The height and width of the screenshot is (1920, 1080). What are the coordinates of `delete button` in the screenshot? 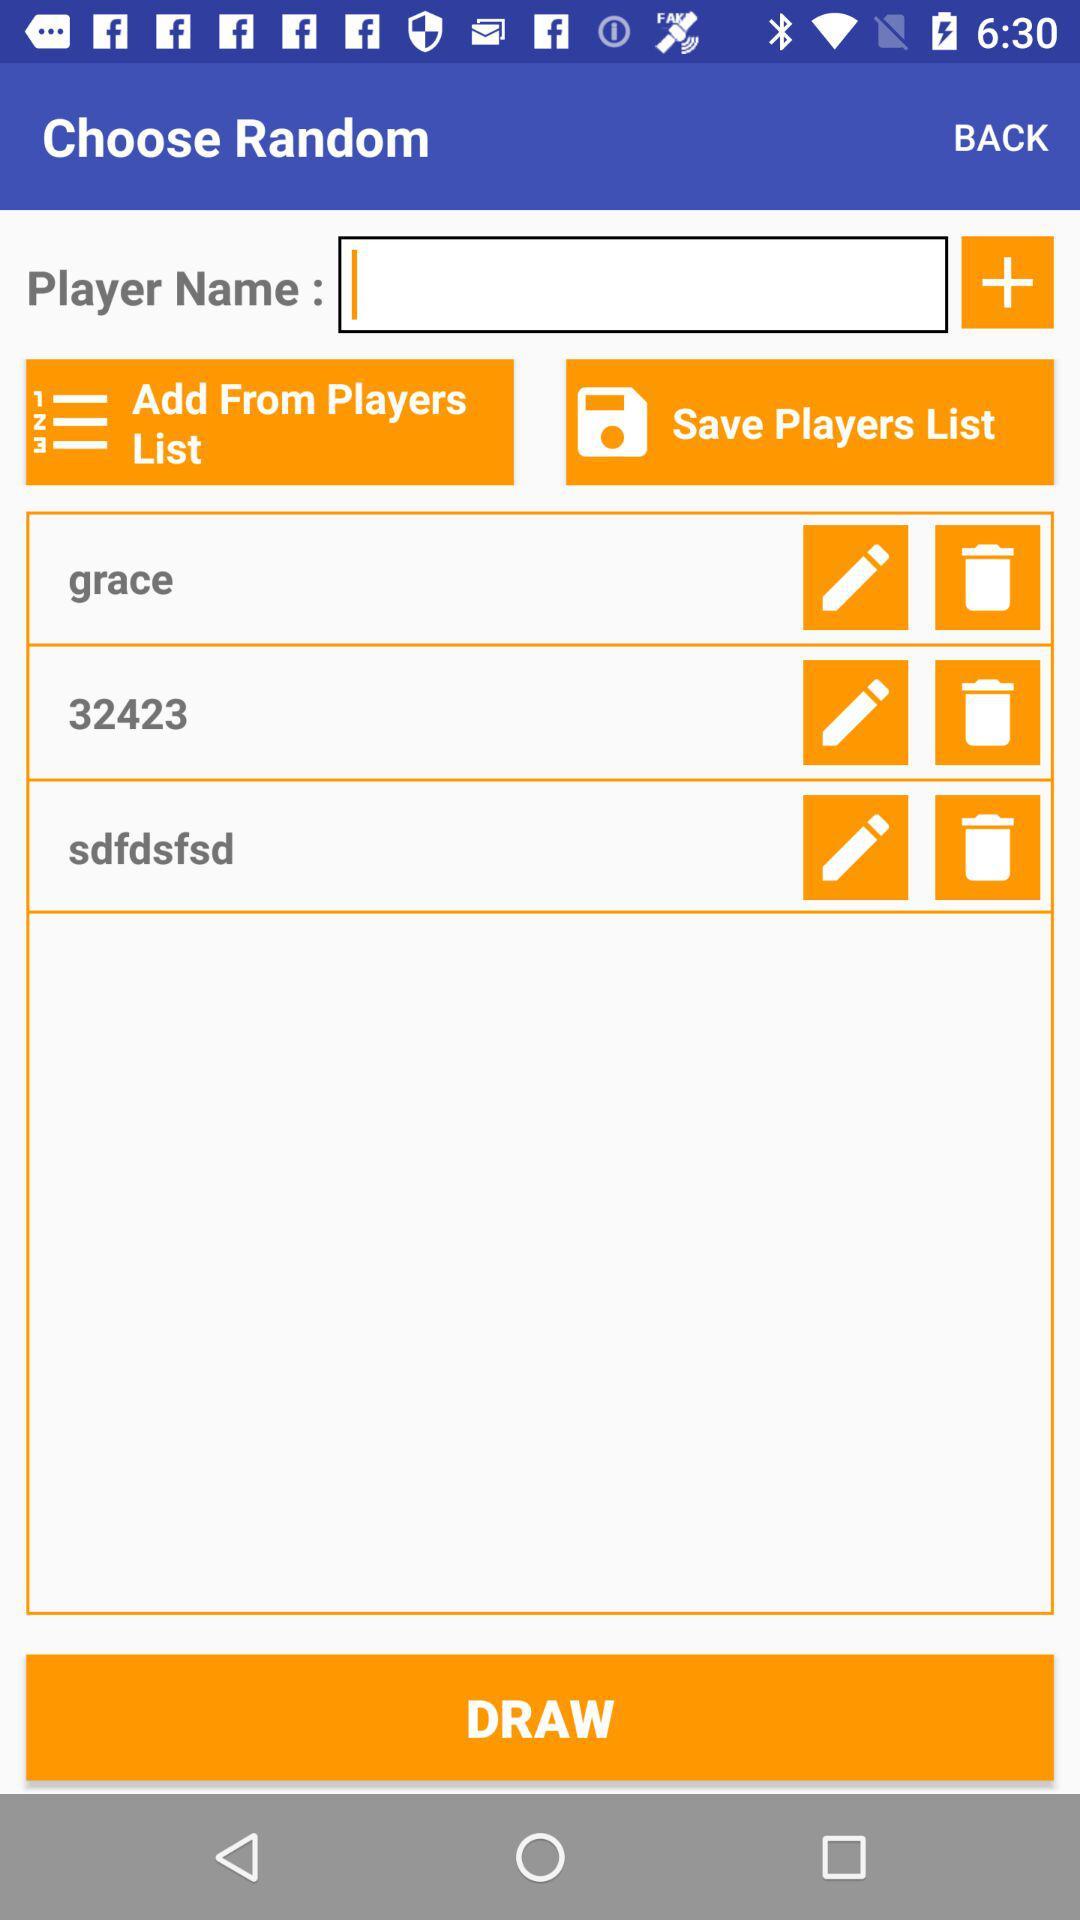 It's located at (986, 712).